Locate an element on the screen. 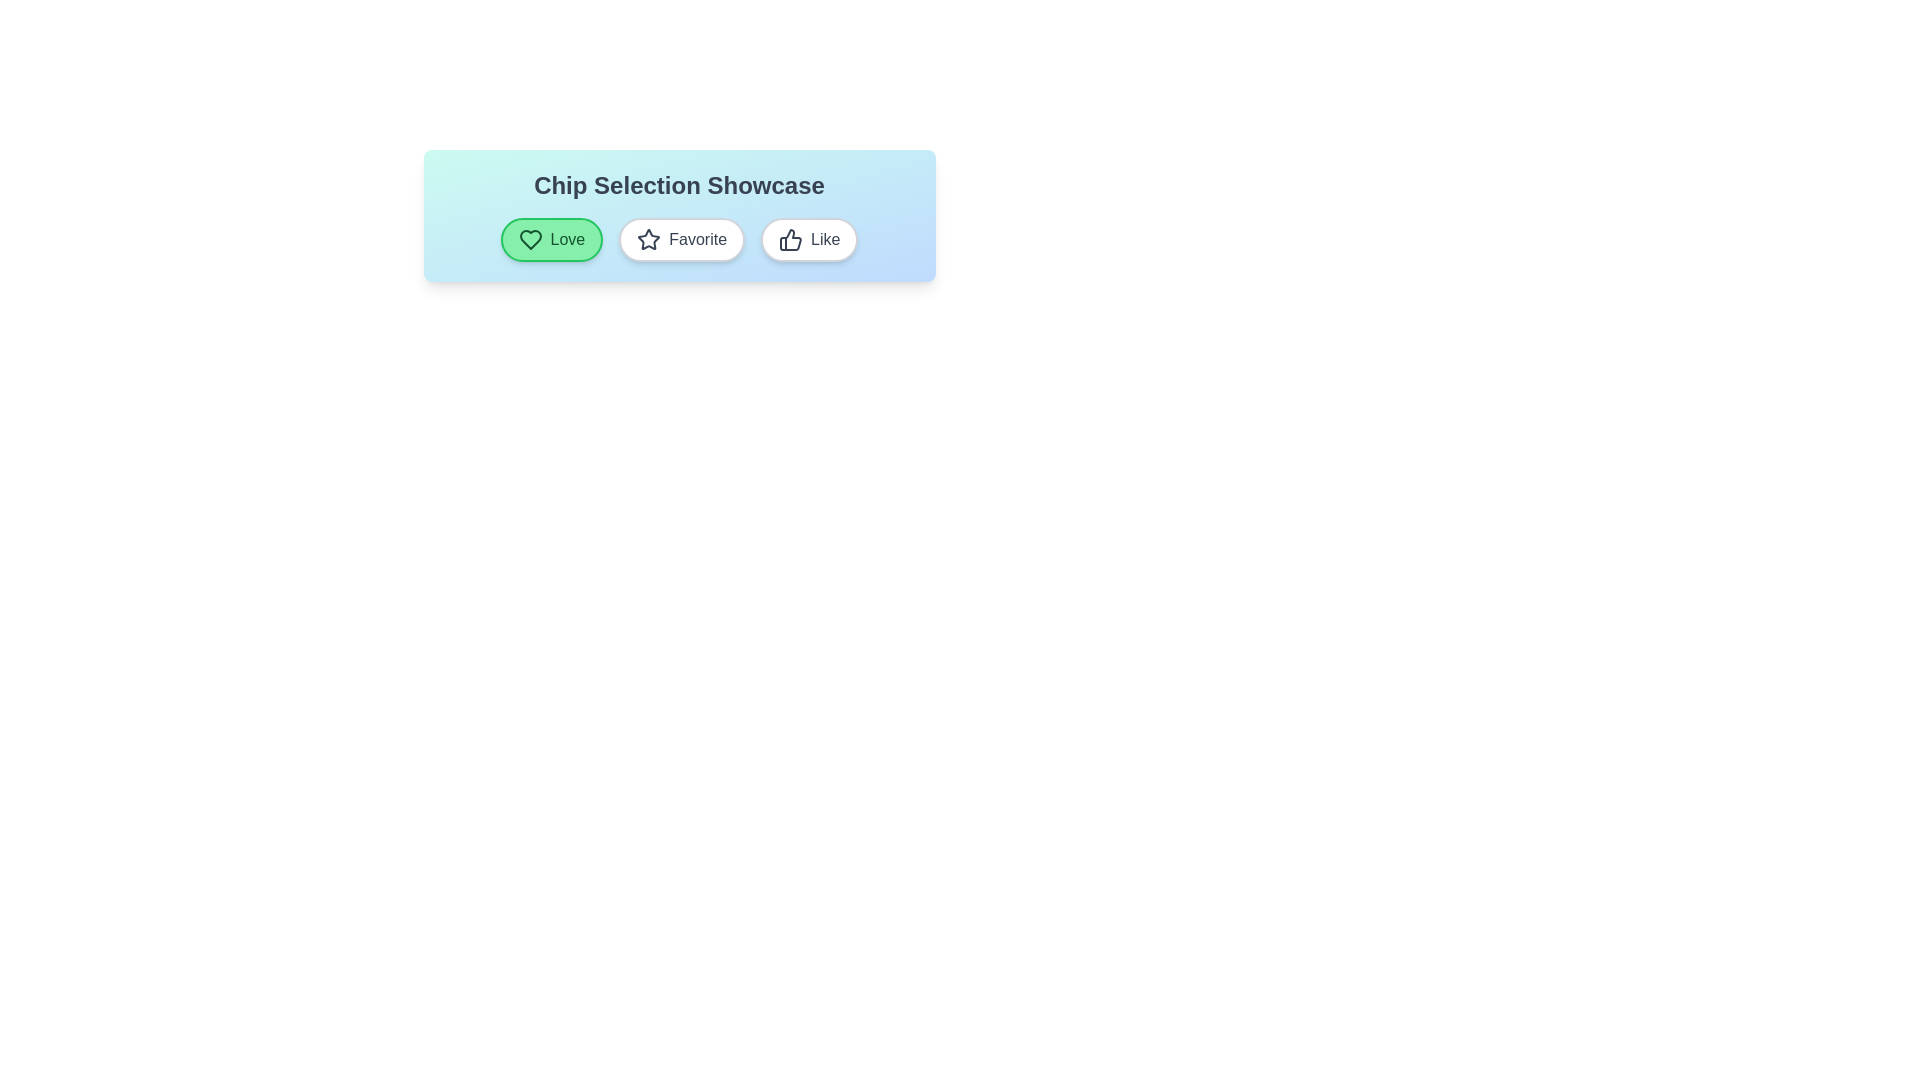  the chip labeled Love to observe its visual feedback is located at coordinates (552, 238).